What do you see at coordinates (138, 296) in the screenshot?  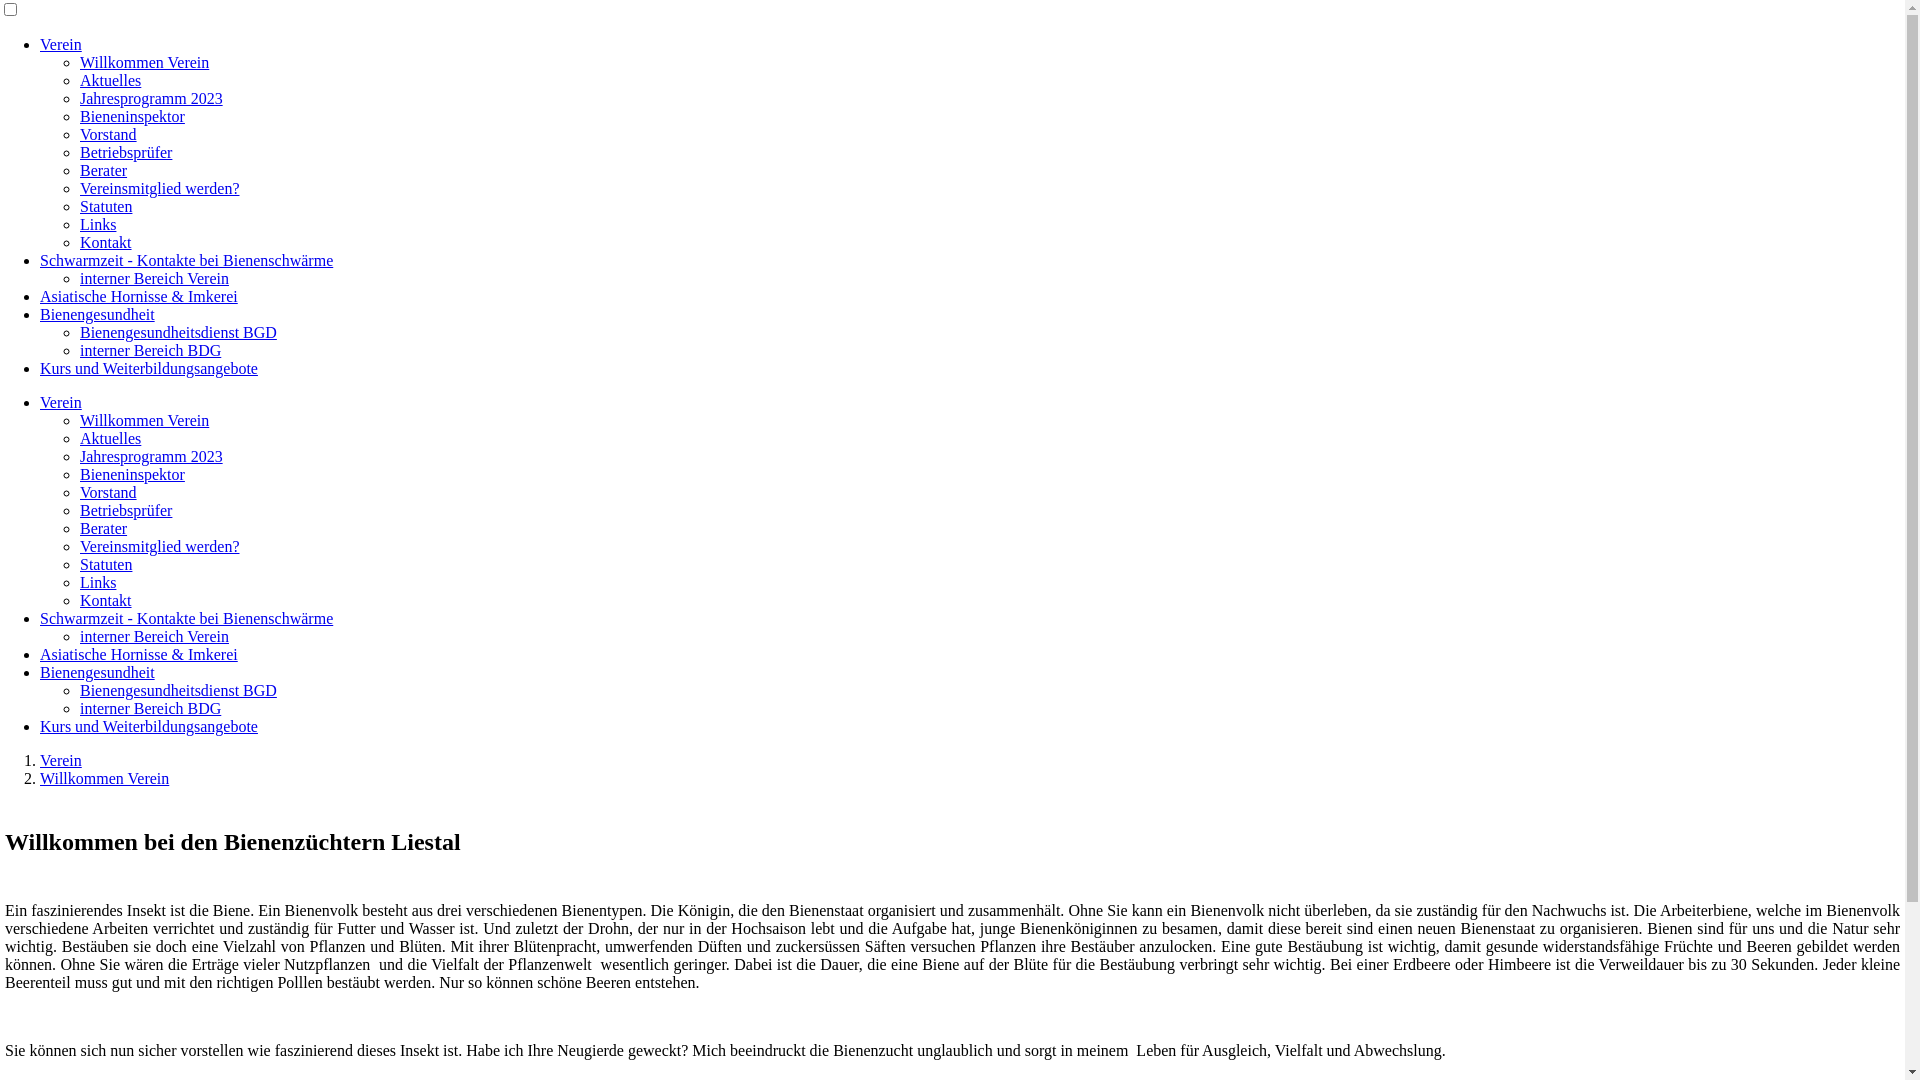 I see `'Asiatische Hornisse & Imkerei'` at bounding box center [138, 296].